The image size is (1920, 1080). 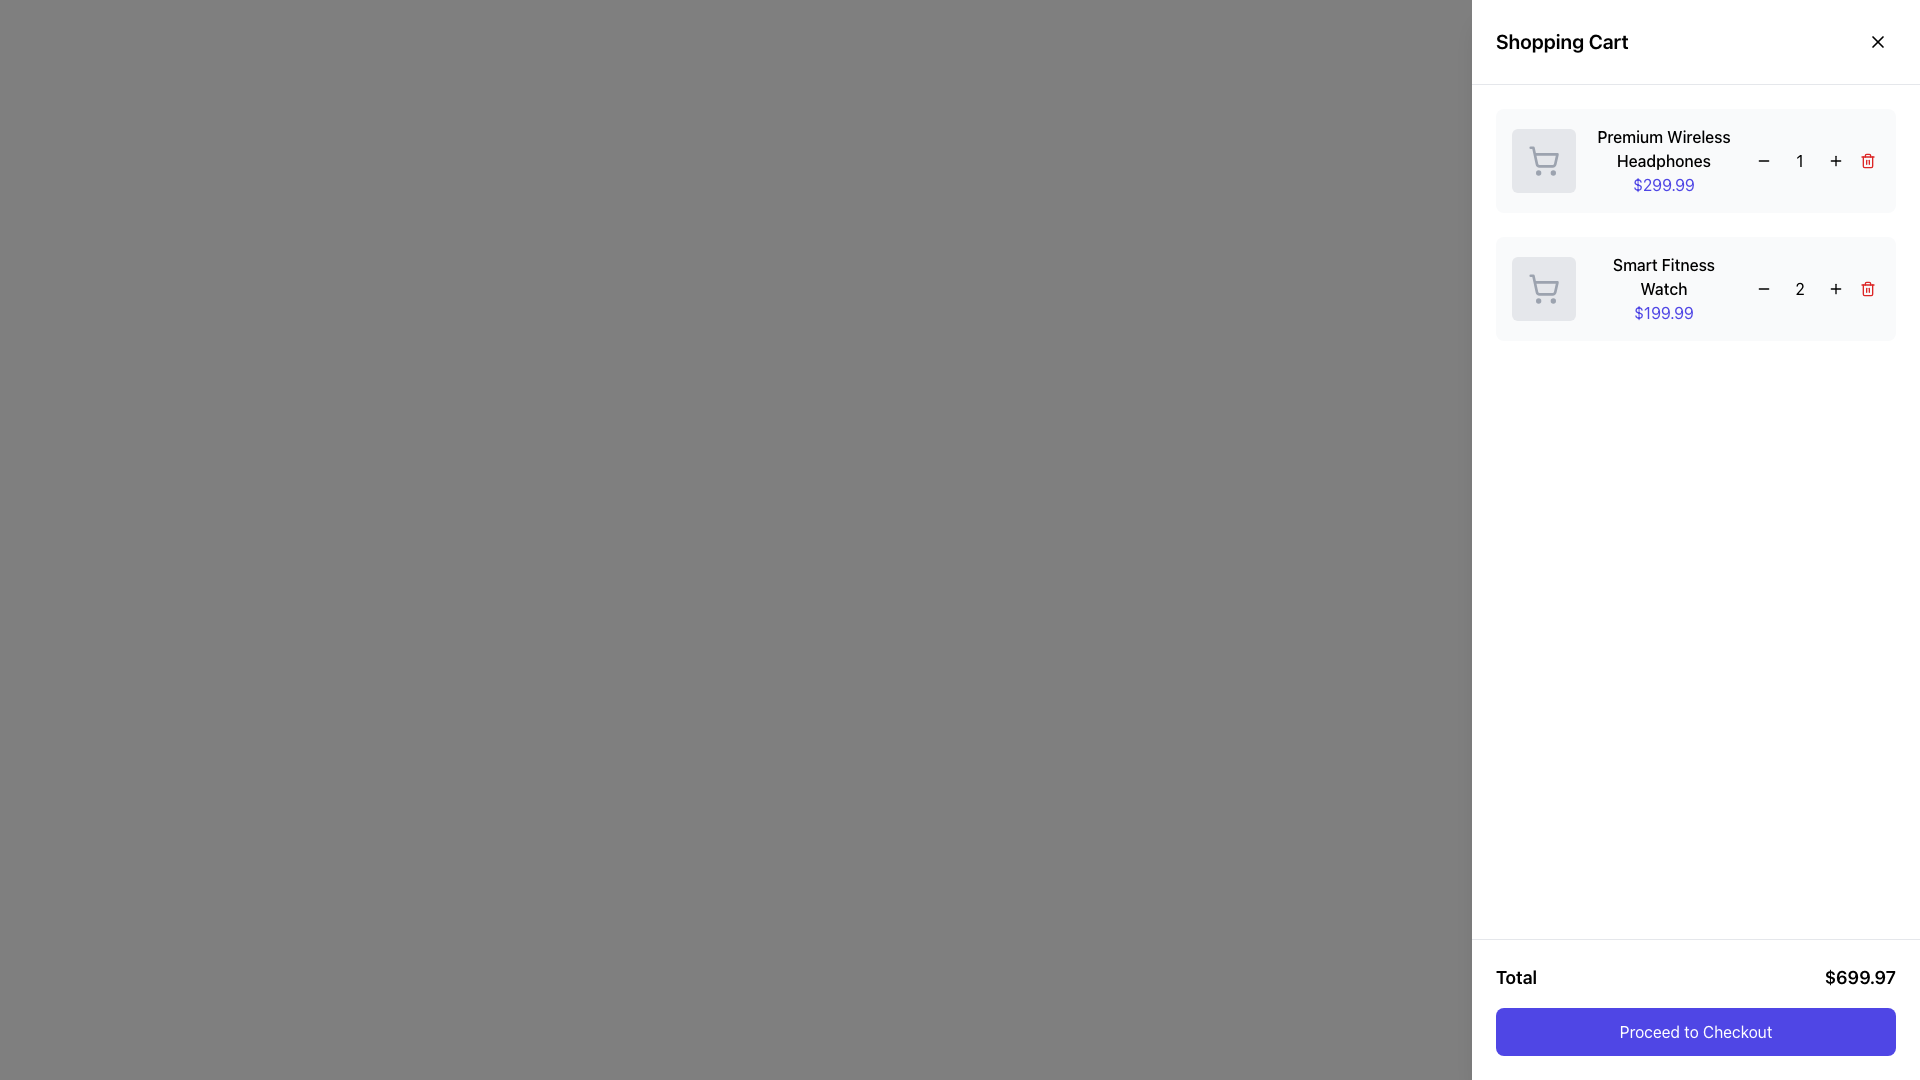 What do you see at coordinates (1664, 277) in the screenshot?
I see `text label 'Smart Fitness Watch' located centrally below the title 'Premium Wireless Headphones' and above the price '$199.99' in the cart interface` at bounding box center [1664, 277].